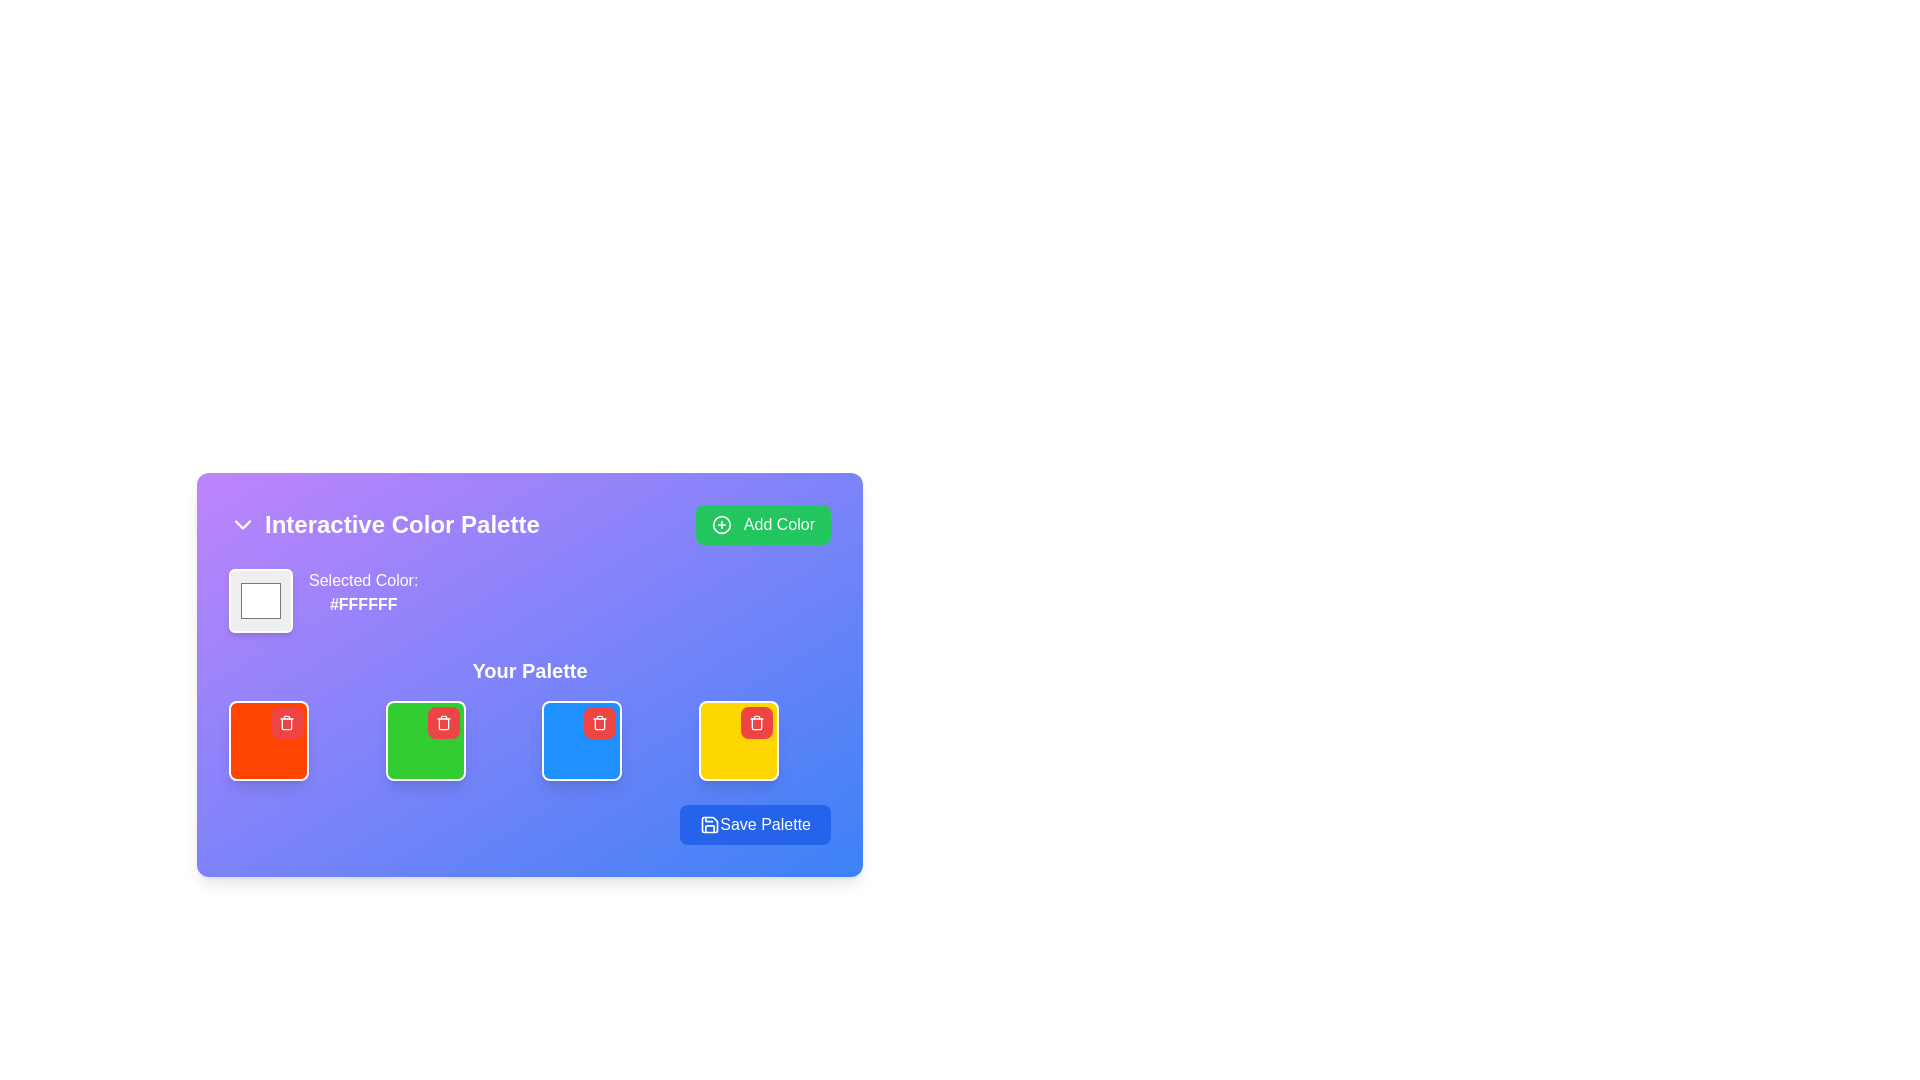 The height and width of the screenshot is (1080, 1920). I want to click on the fourth item in the grid layout that represents a color swatch or palette item with a trash icon for color selection or modification, so click(737, 740).